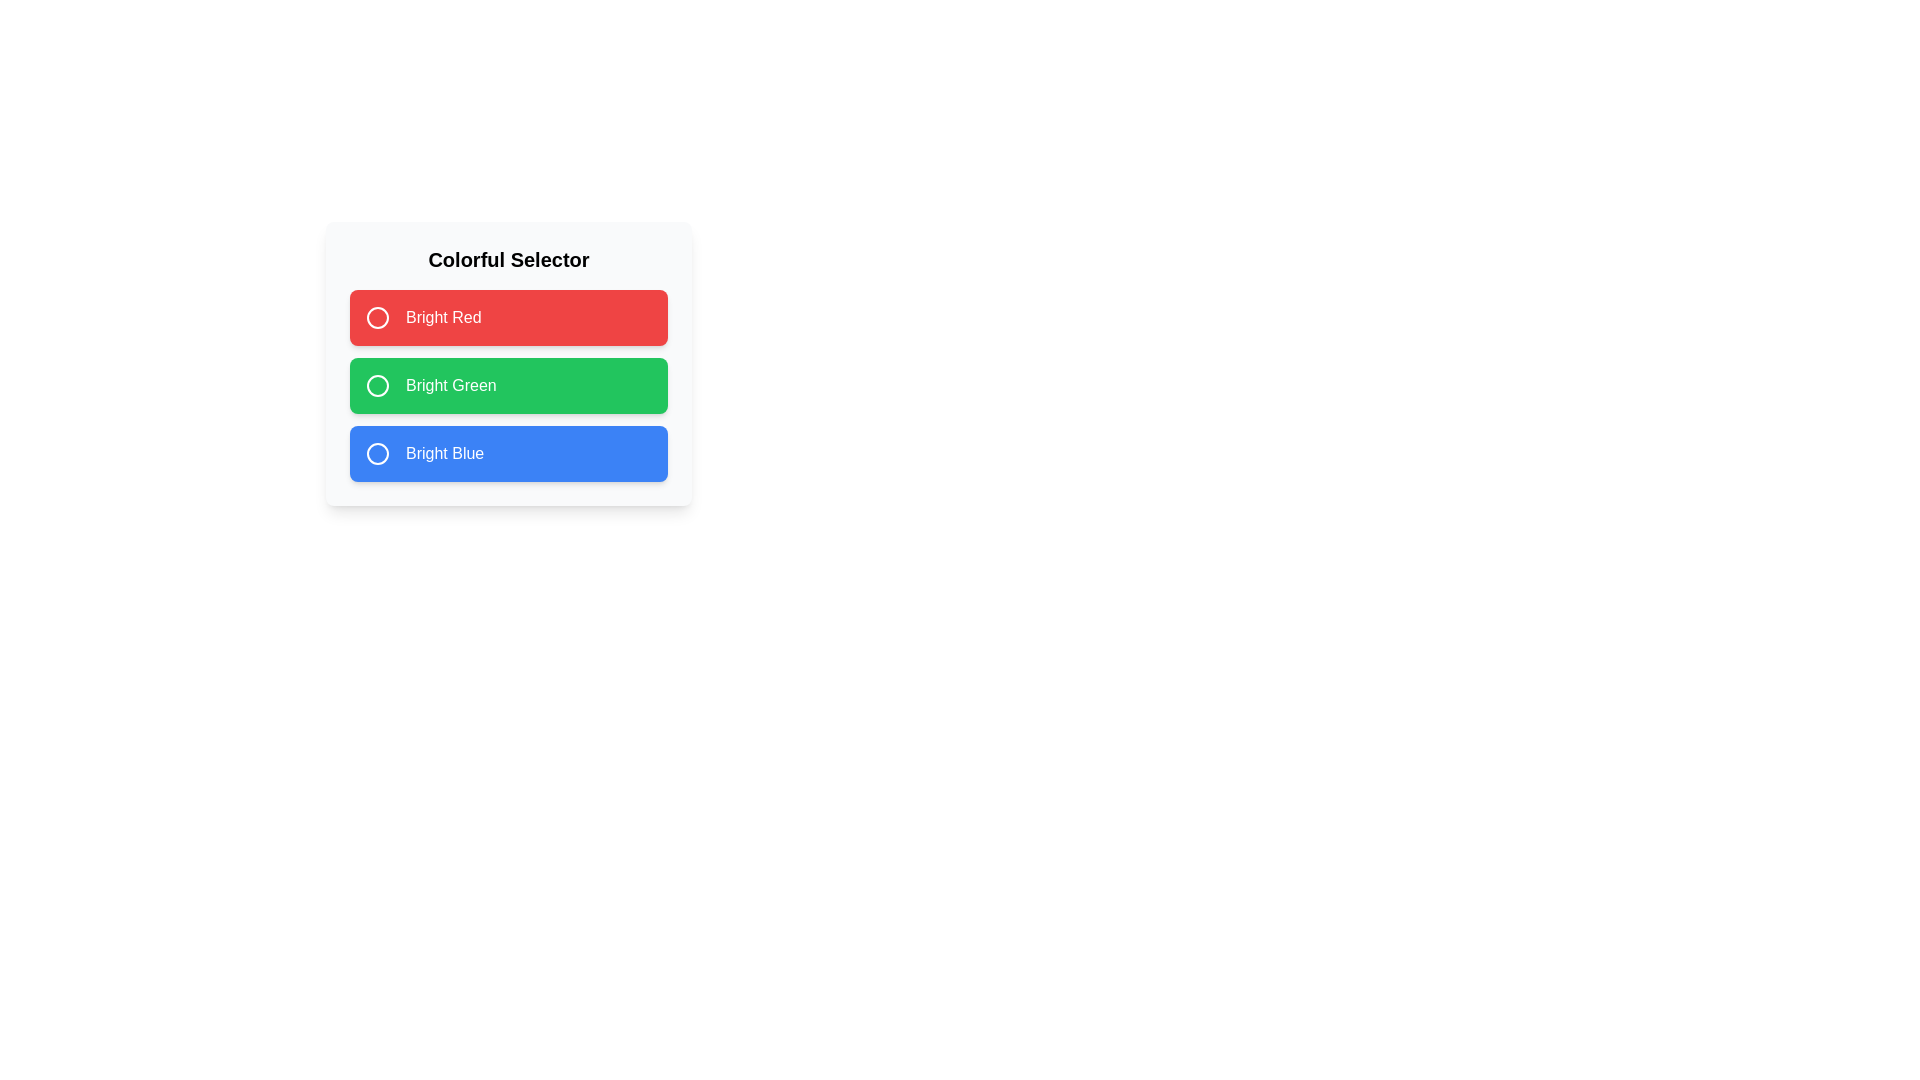 Image resolution: width=1920 pixels, height=1080 pixels. Describe the element at coordinates (444, 454) in the screenshot. I see `text 'Bright Blue' from the third selectable option in the vertical group of colorful selectors, which has a blue background and a white circular icon to its left` at that location.